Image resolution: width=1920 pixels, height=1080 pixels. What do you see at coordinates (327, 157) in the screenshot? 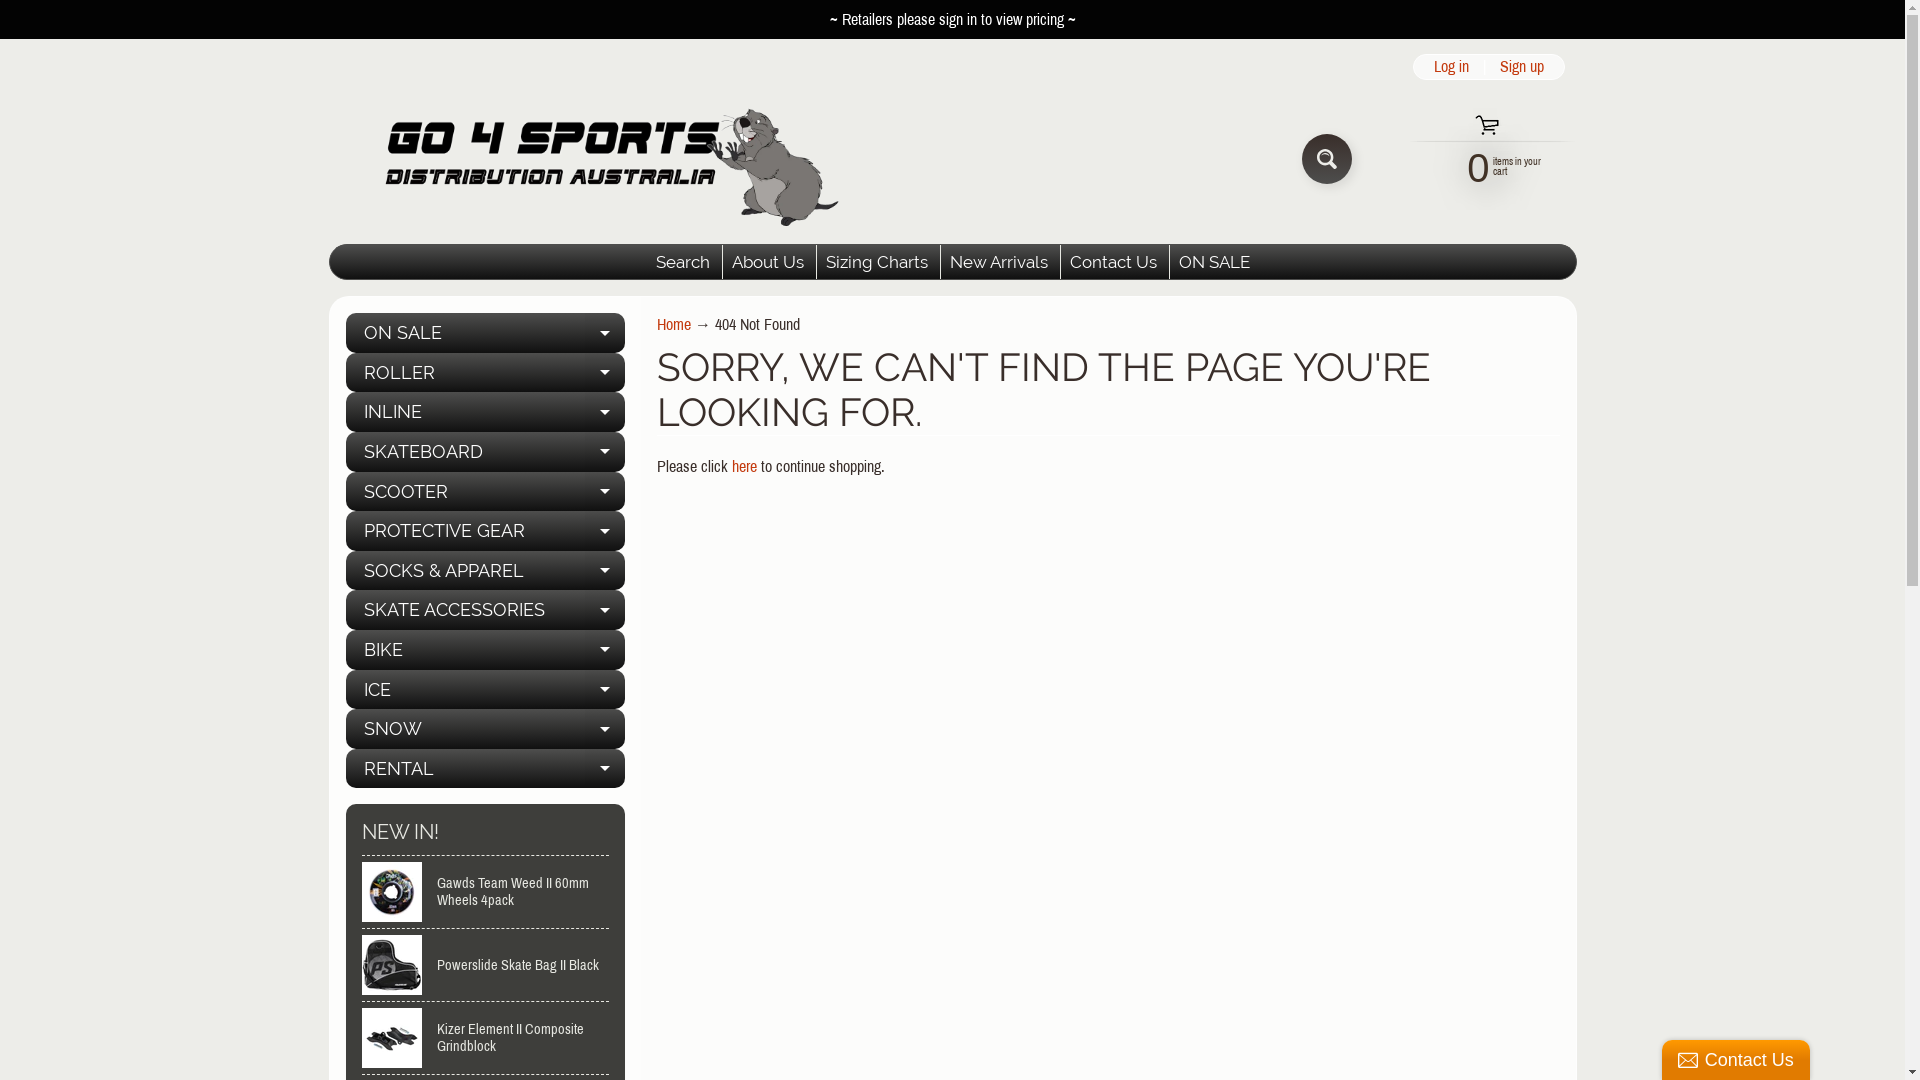
I see `'Go 4 Sports Distribution Australia'` at bounding box center [327, 157].